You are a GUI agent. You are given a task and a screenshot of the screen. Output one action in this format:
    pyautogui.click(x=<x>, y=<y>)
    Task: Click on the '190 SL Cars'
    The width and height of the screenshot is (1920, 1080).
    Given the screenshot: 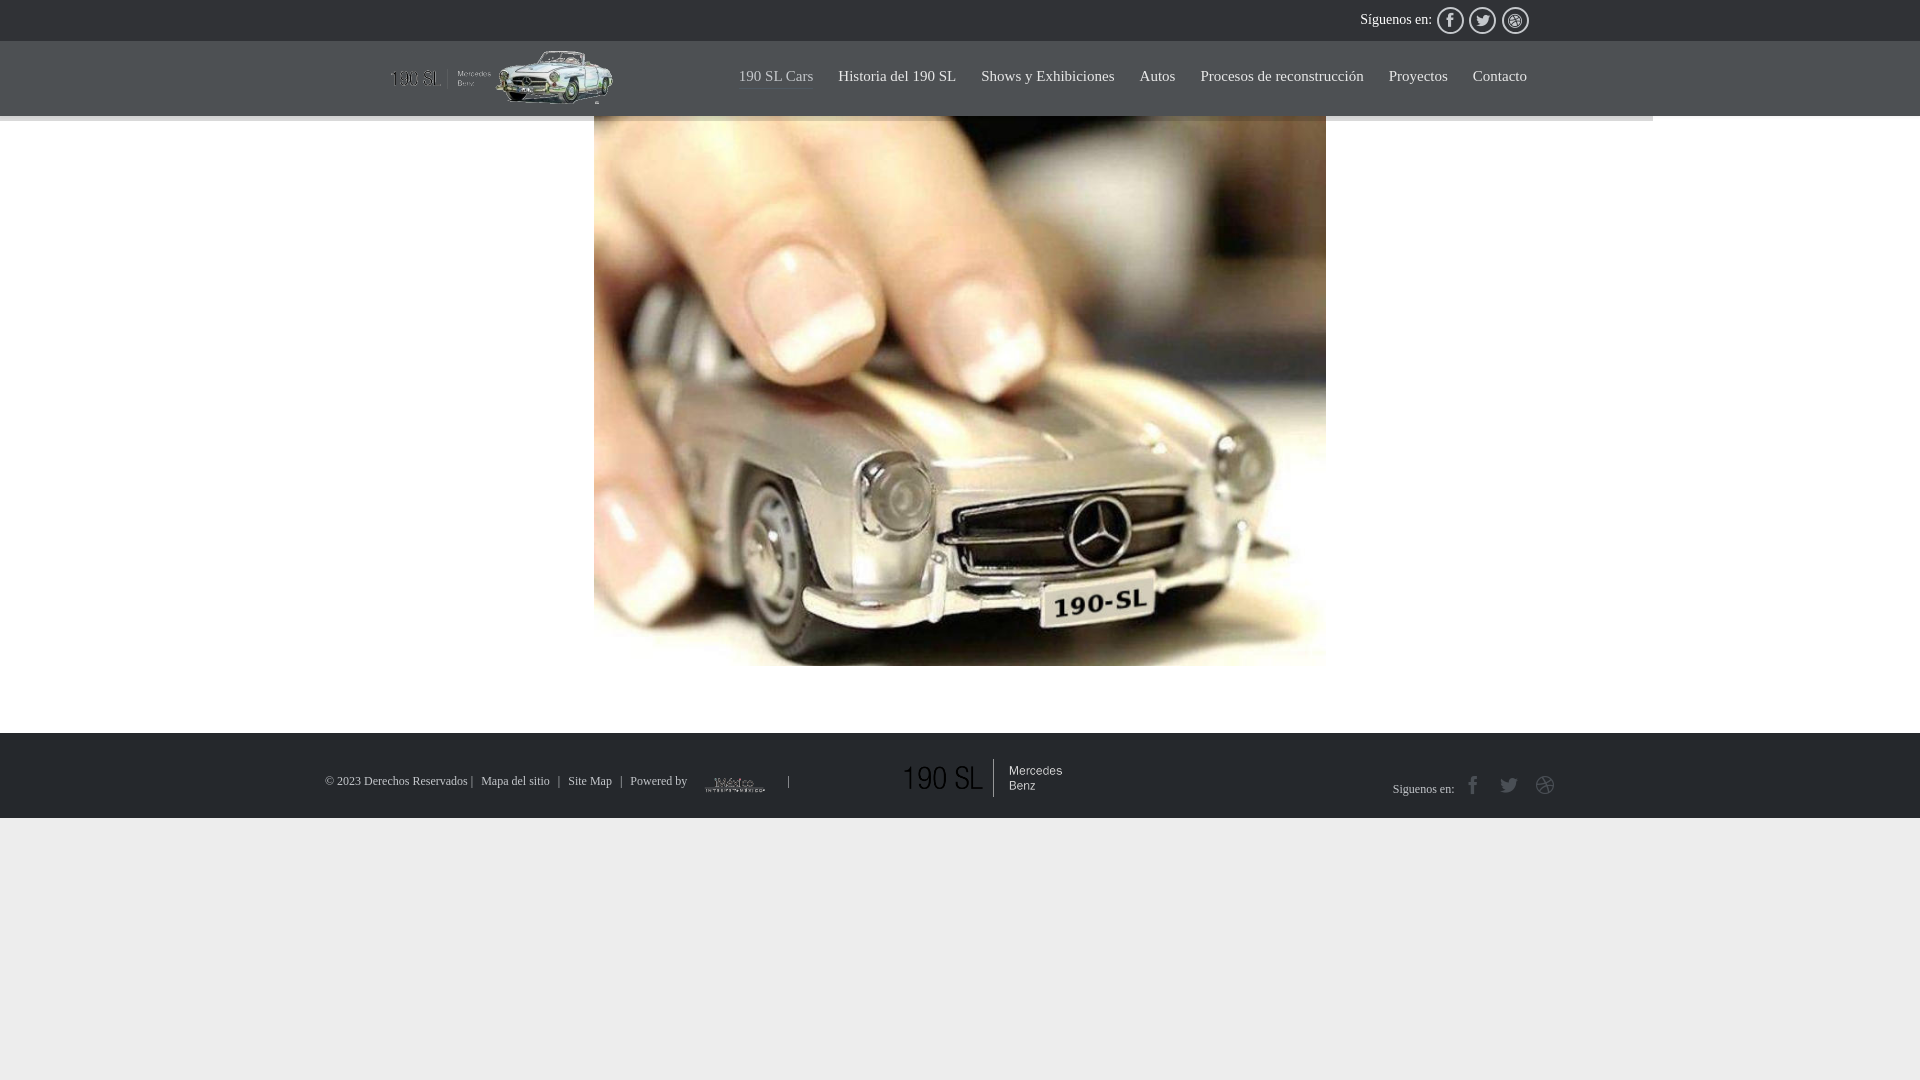 What is the action you would take?
    pyautogui.click(x=775, y=75)
    